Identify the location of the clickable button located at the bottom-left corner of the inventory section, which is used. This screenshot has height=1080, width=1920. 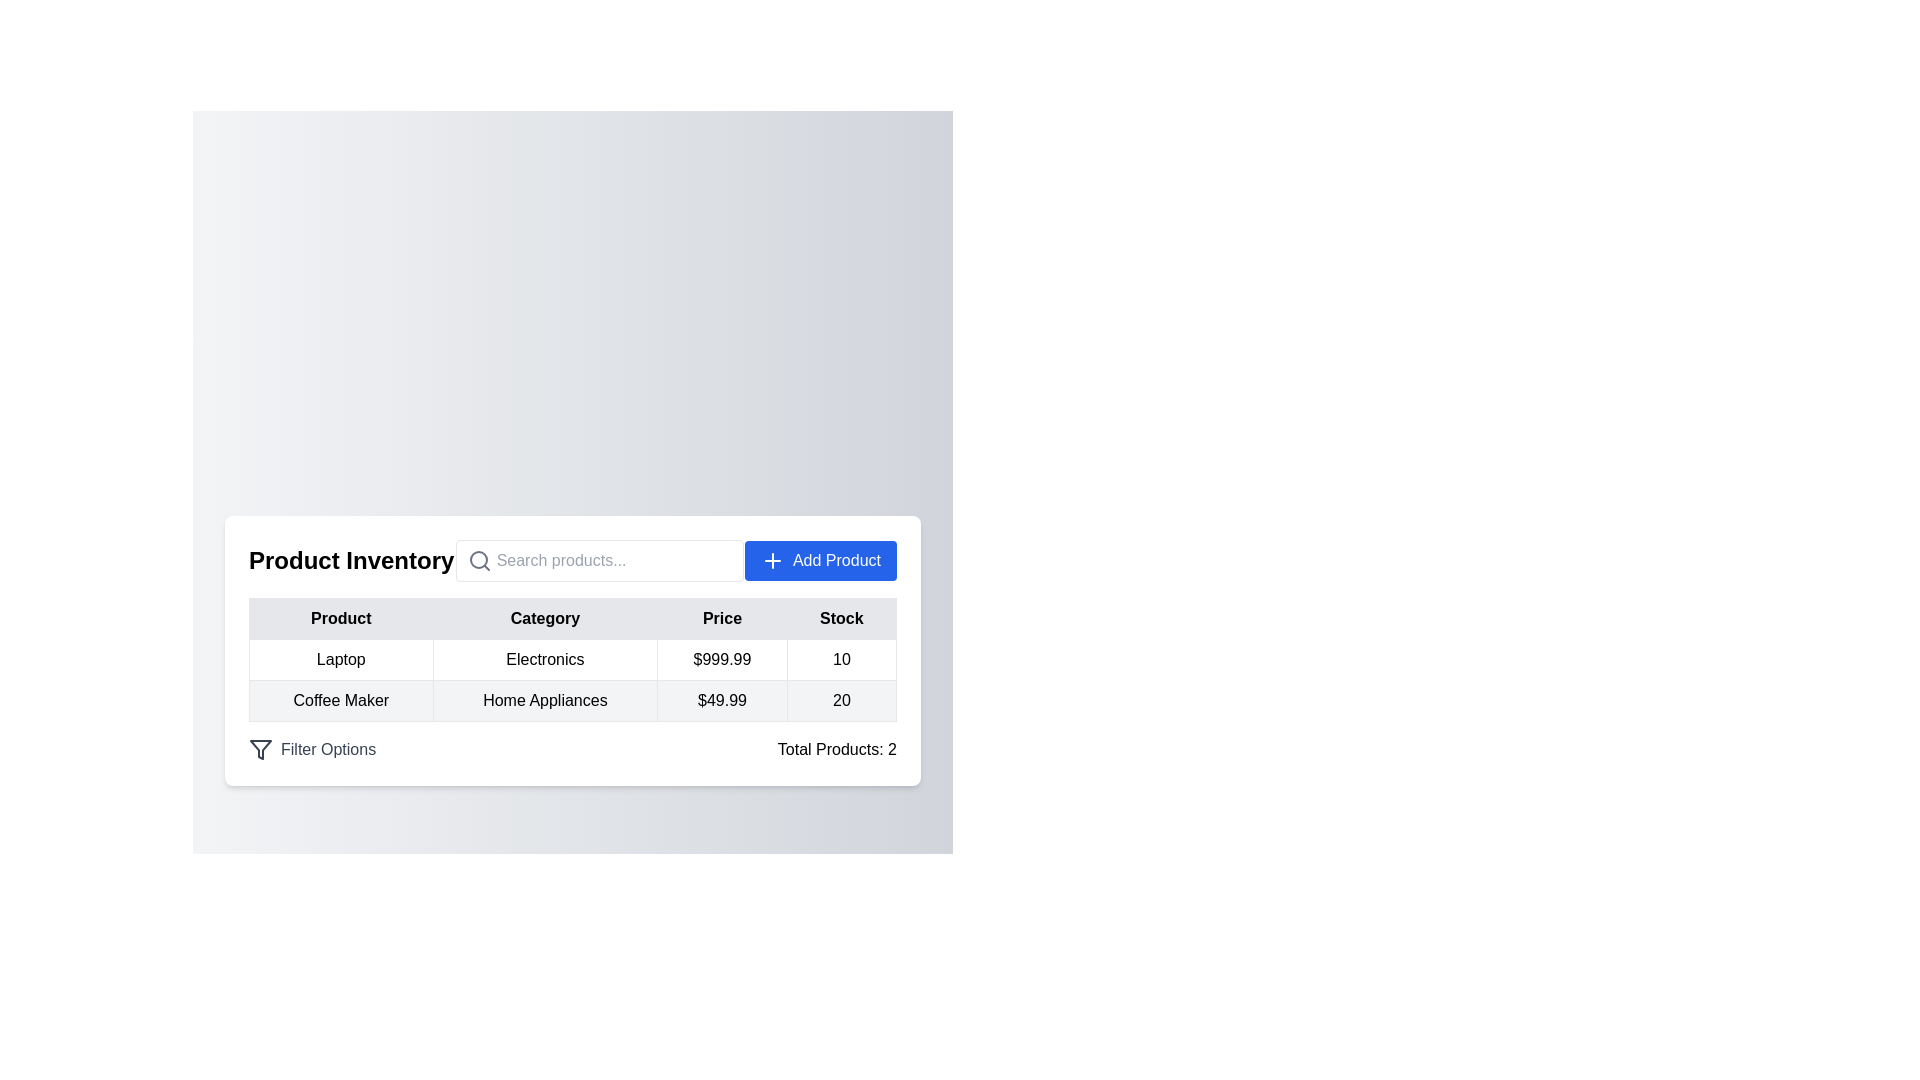
(311, 749).